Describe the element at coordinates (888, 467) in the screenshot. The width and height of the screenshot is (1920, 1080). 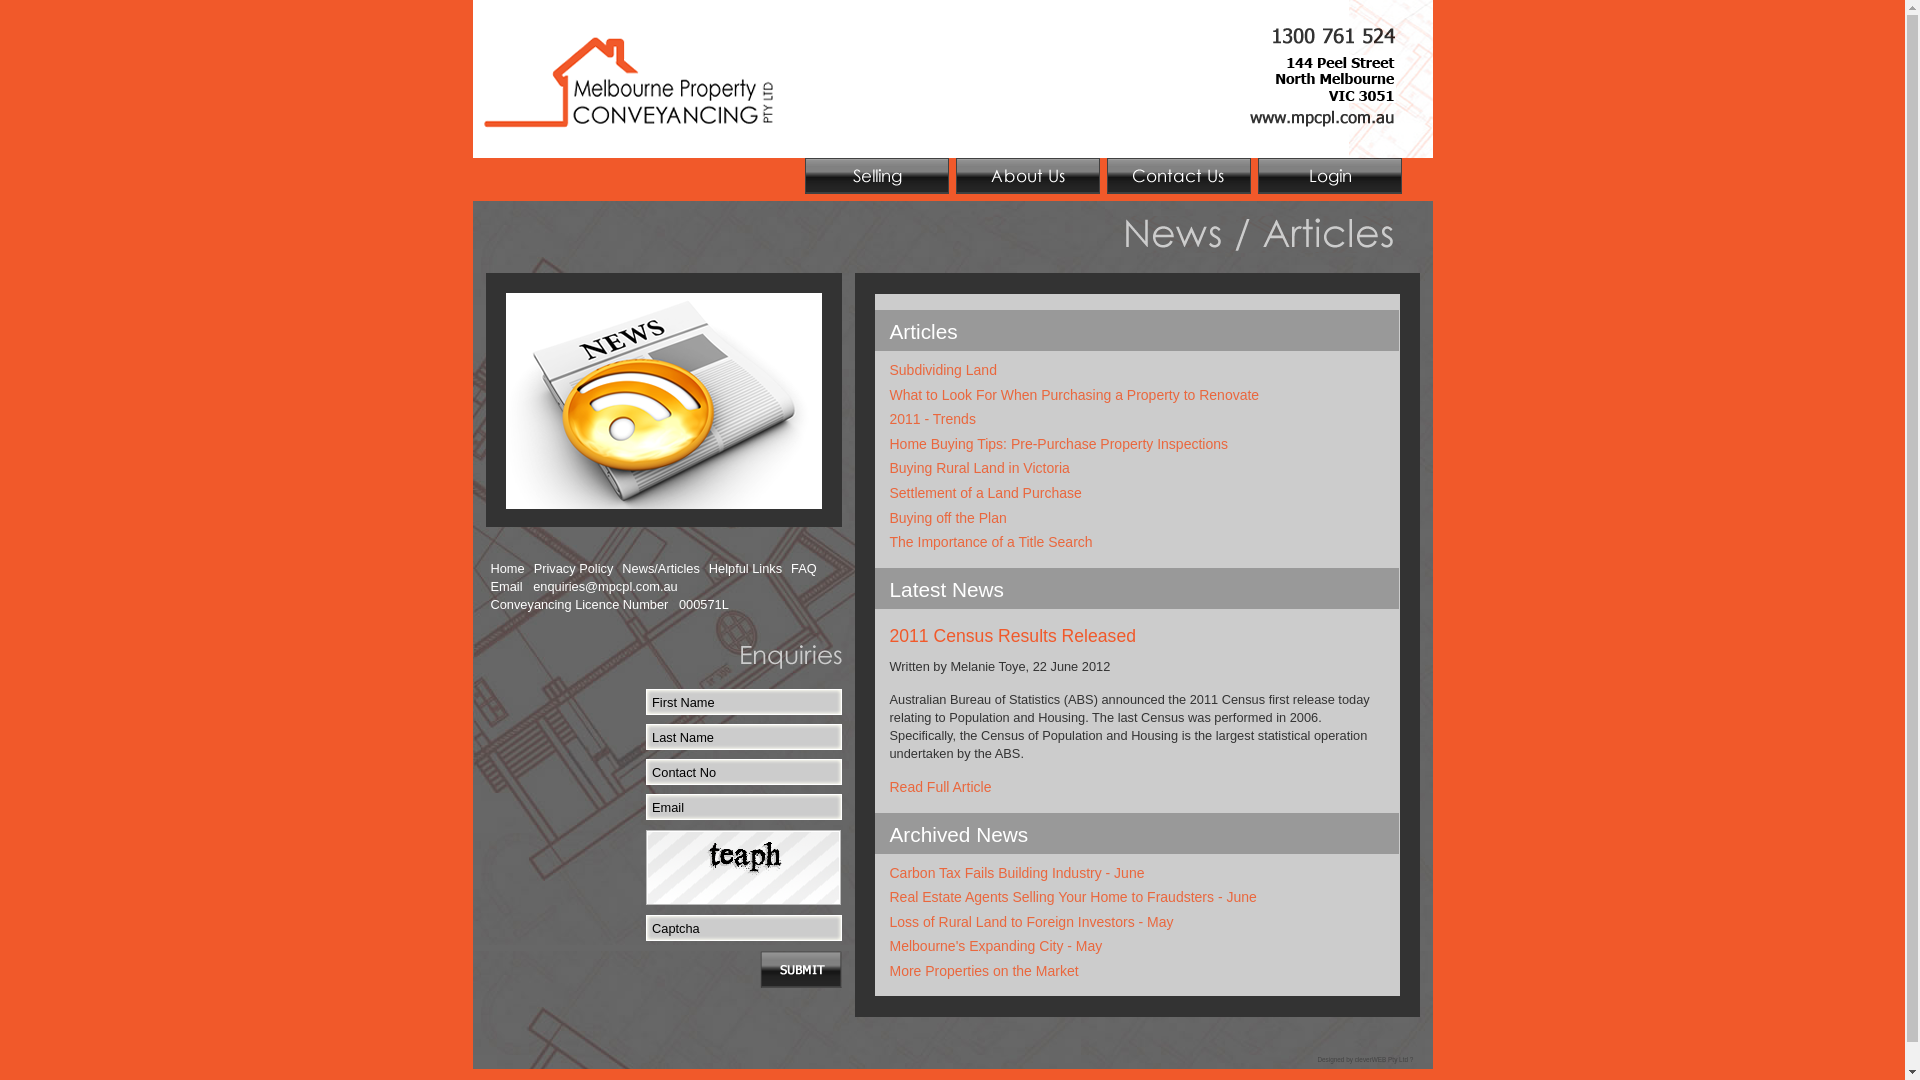
I see `'Buying Rural Land in Victoria'` at that location.